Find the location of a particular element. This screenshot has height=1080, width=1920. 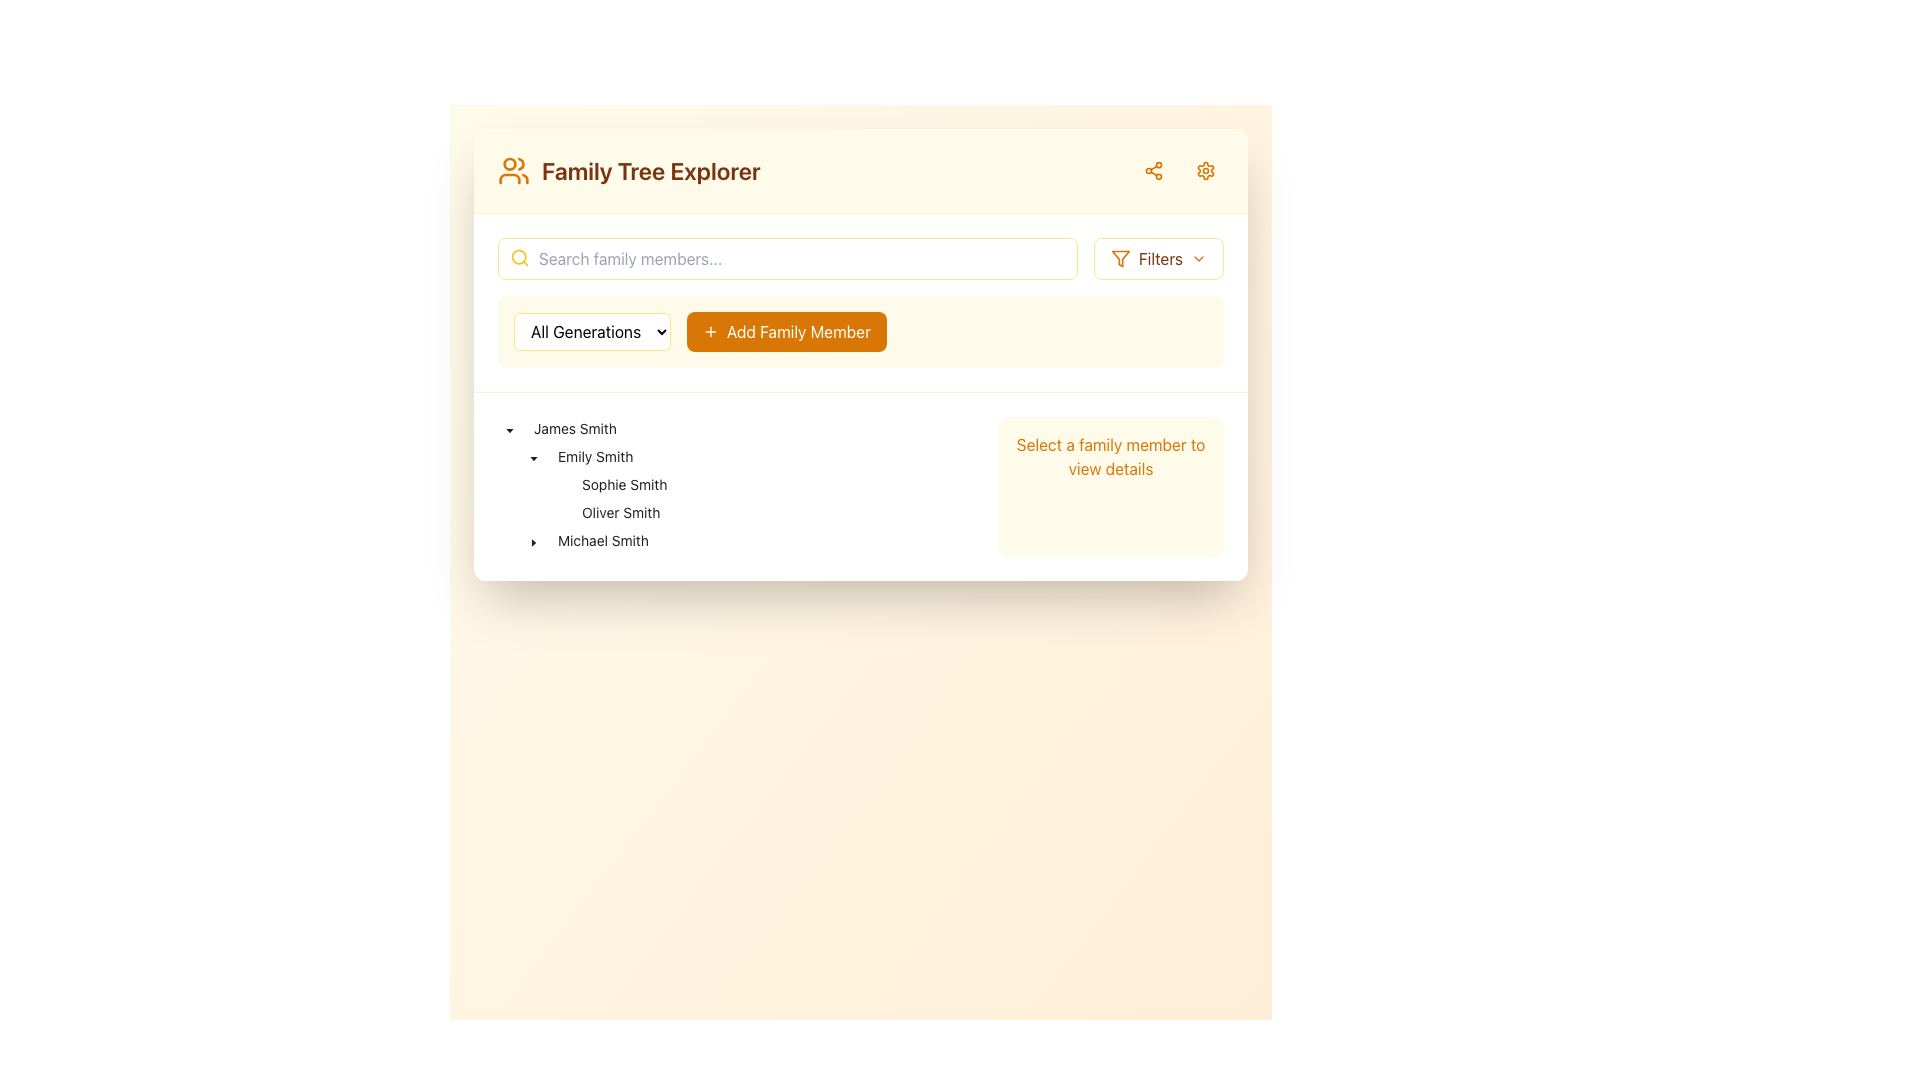

the triangular icon to the left of the text 'Michael Smith' is located at coordinates (533, 540).